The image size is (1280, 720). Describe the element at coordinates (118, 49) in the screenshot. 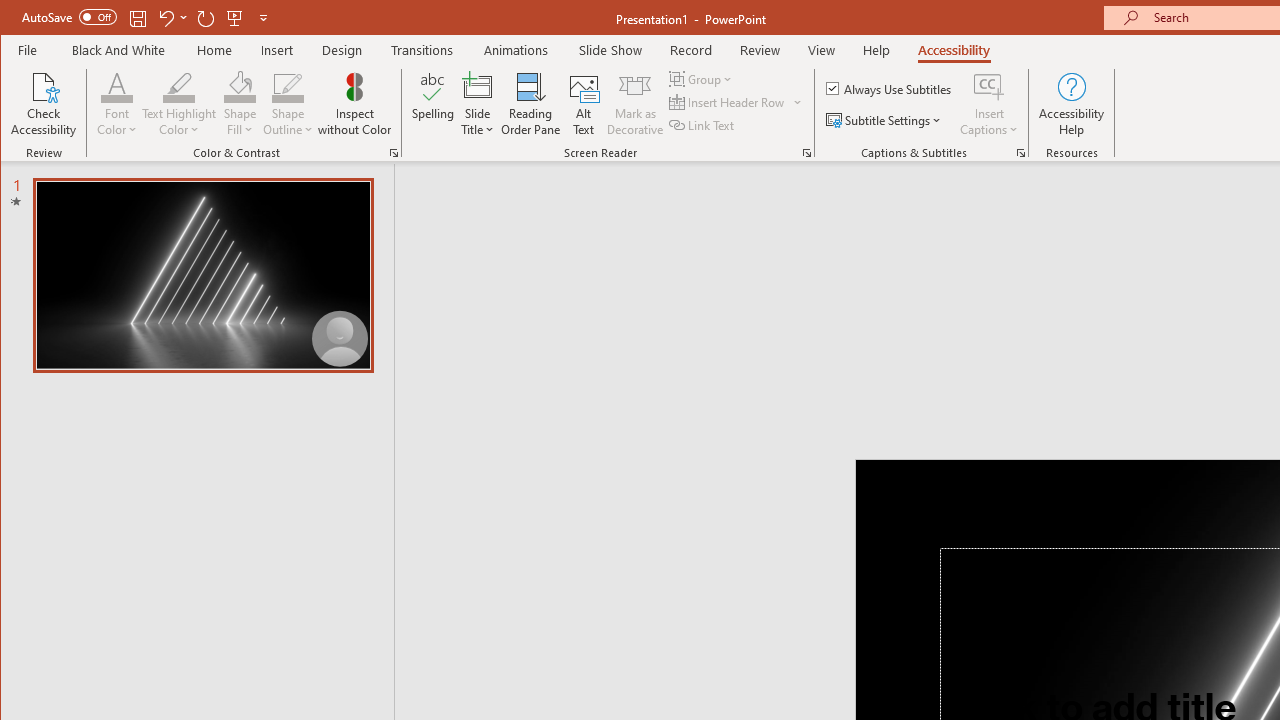

I see `'Black And White'` at that location.